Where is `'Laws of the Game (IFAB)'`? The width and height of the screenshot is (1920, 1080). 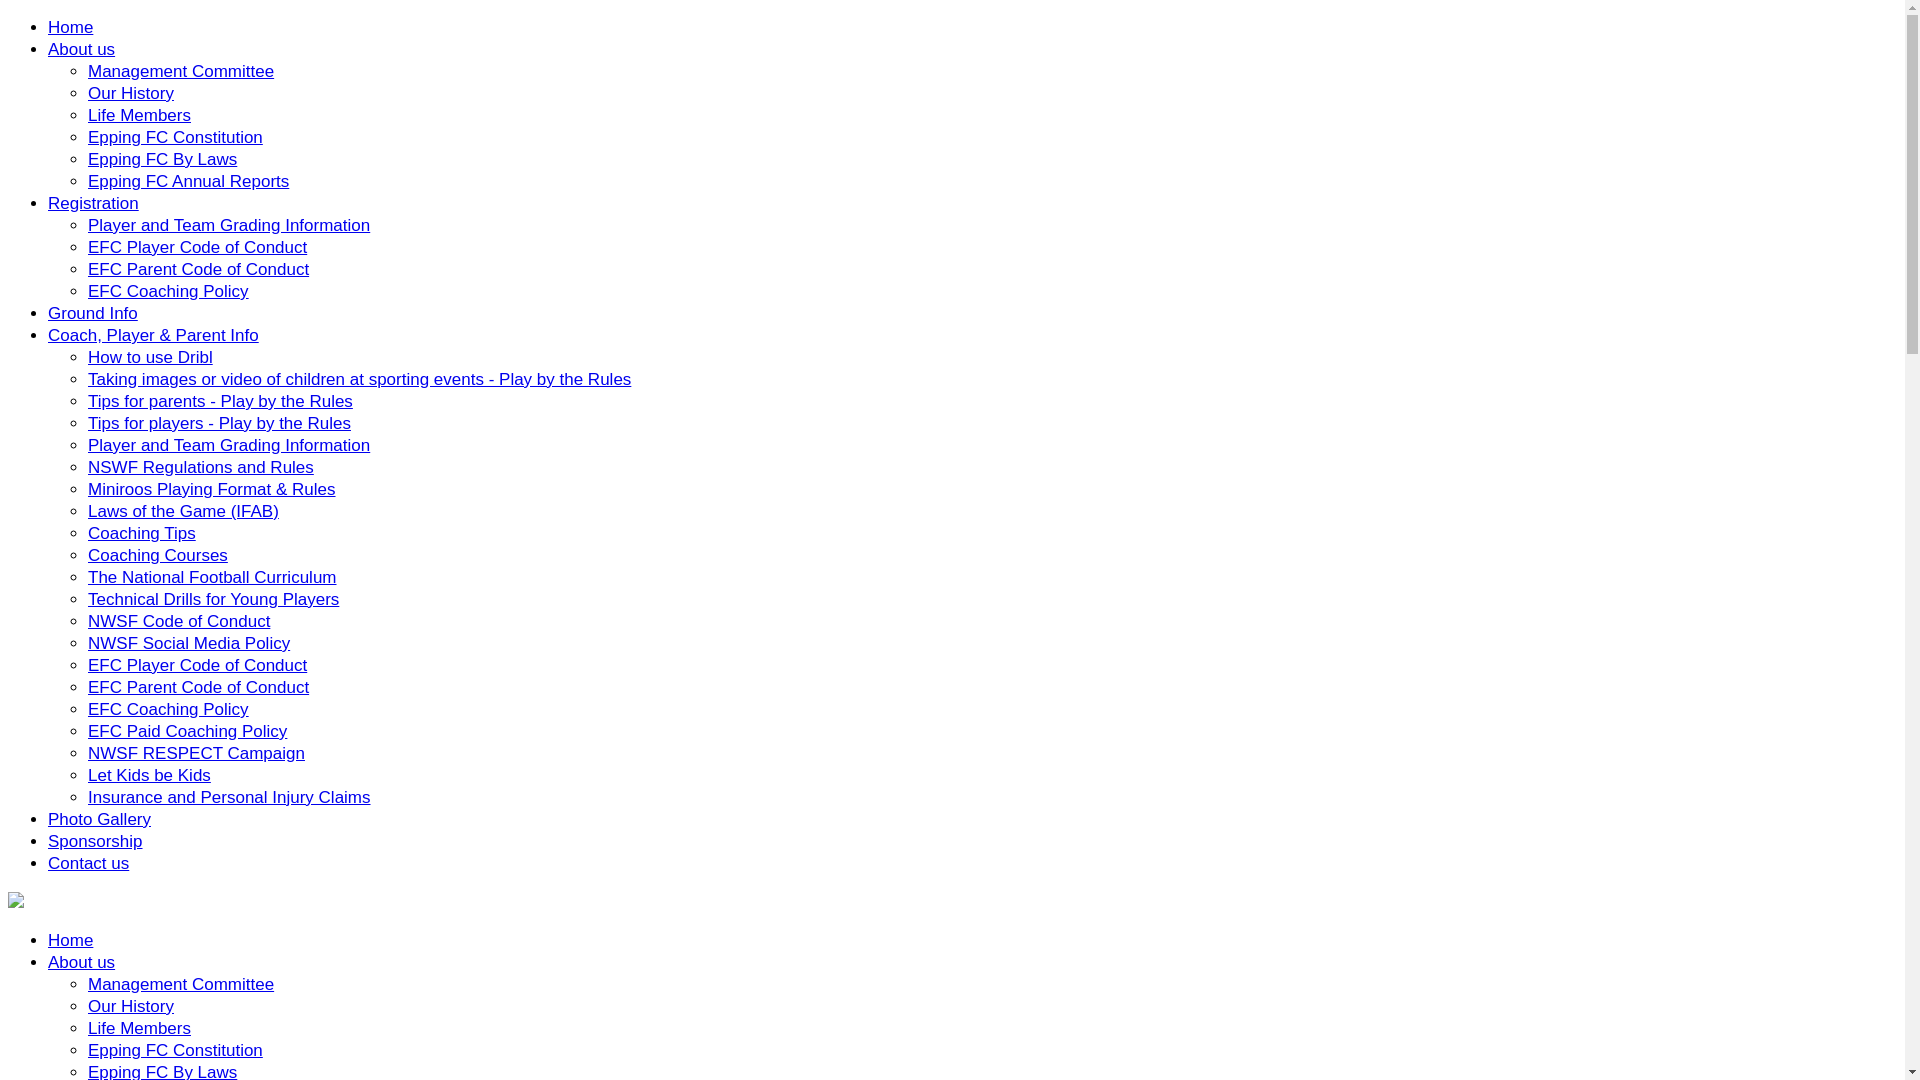
'Laws of the Game (IFAB)' is located at coordinates (183, 510).